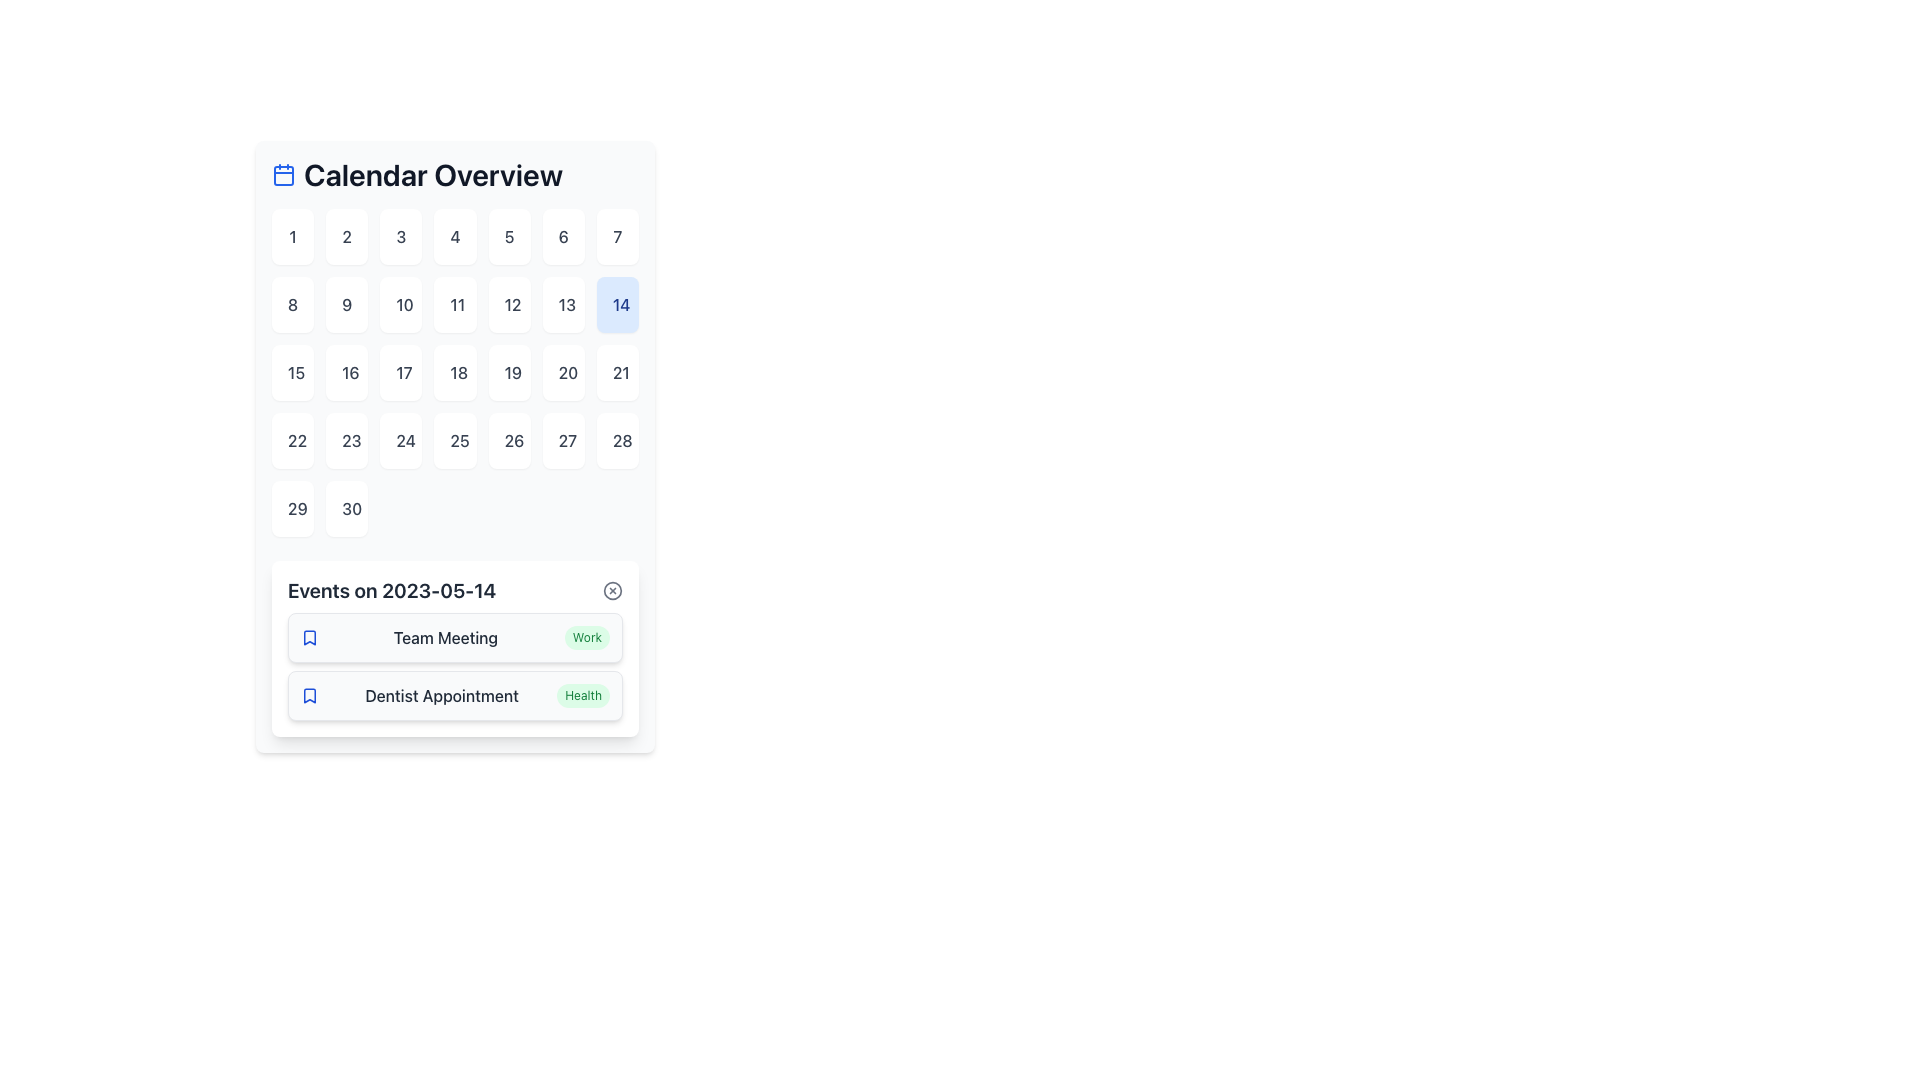  What do you see at coordinates (562, 373) in the screenshot?
I see `the day selector button for the 20th day of the month in the calendar interface` at bounding box center [562, 373].